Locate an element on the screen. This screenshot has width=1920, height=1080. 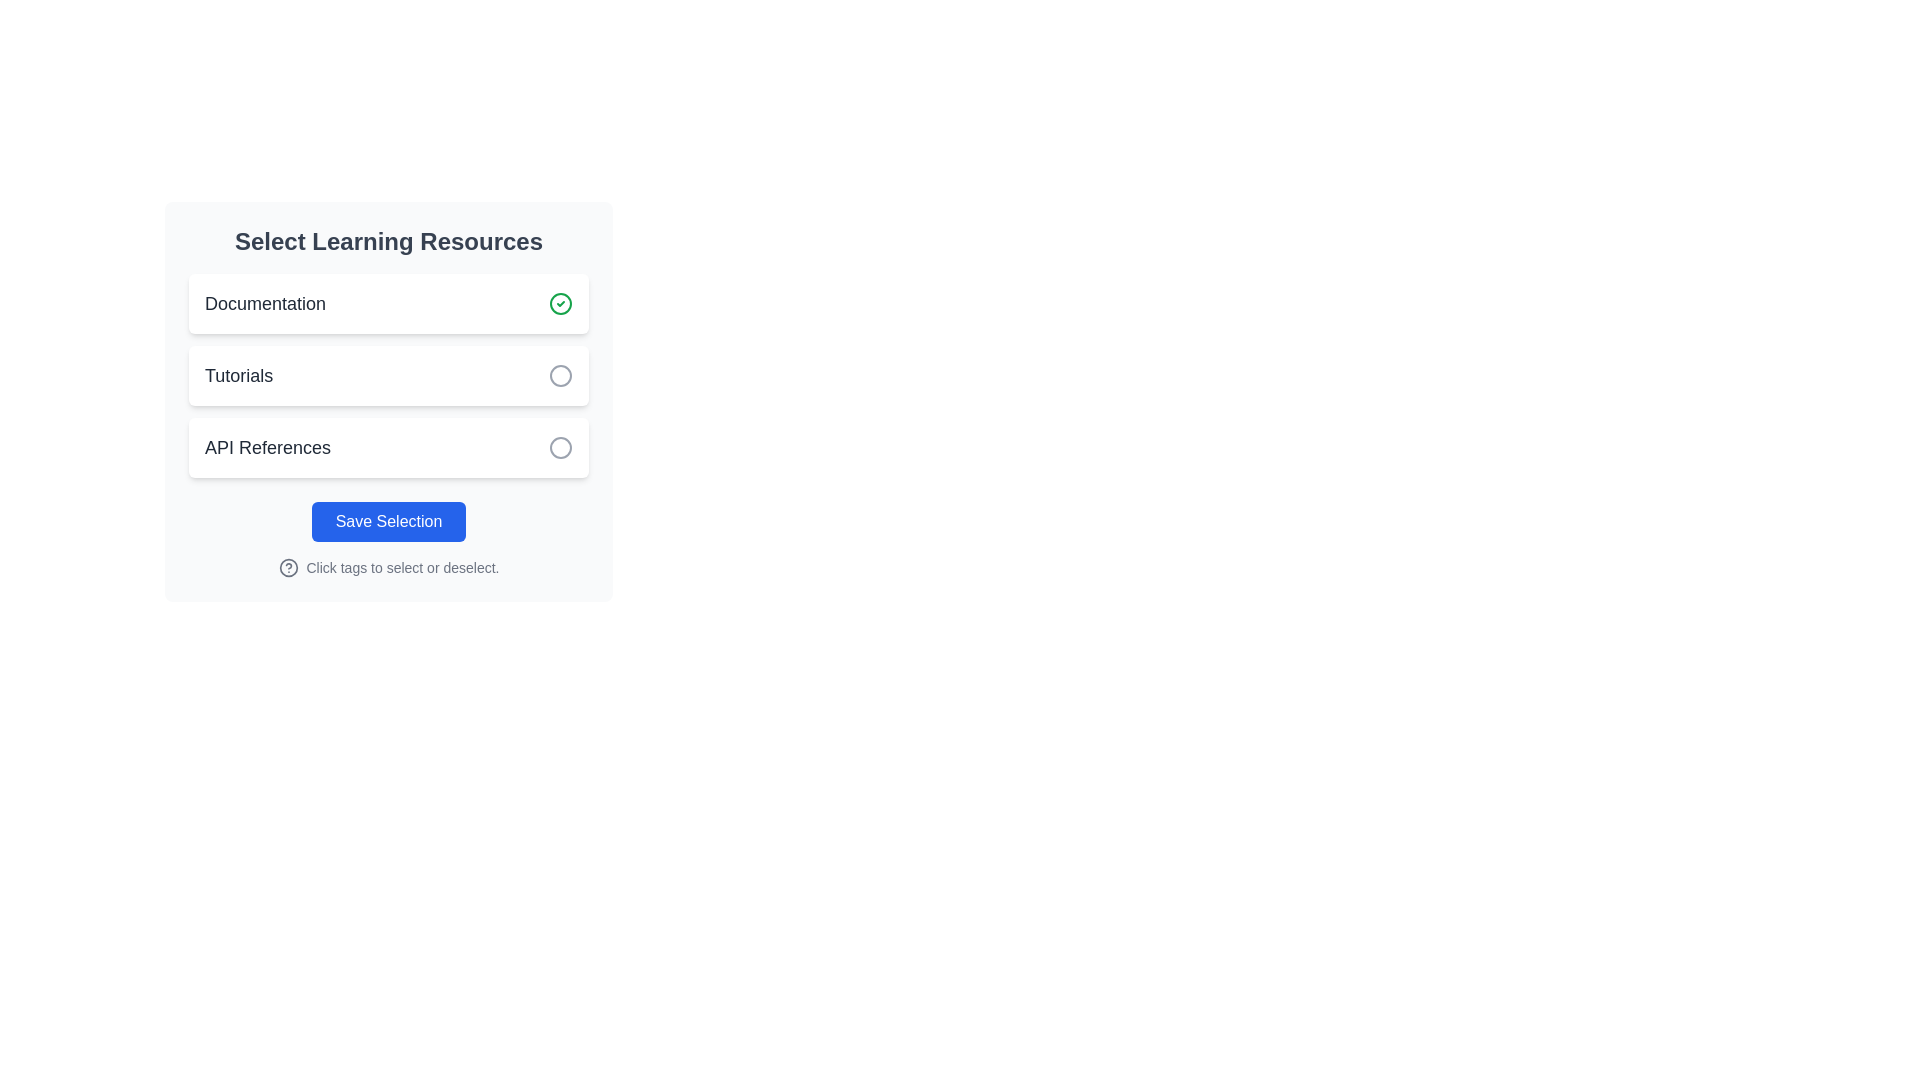
the submission button located within the card below the list of selectable items and above the instructional text is located at coordinates (388, 520).